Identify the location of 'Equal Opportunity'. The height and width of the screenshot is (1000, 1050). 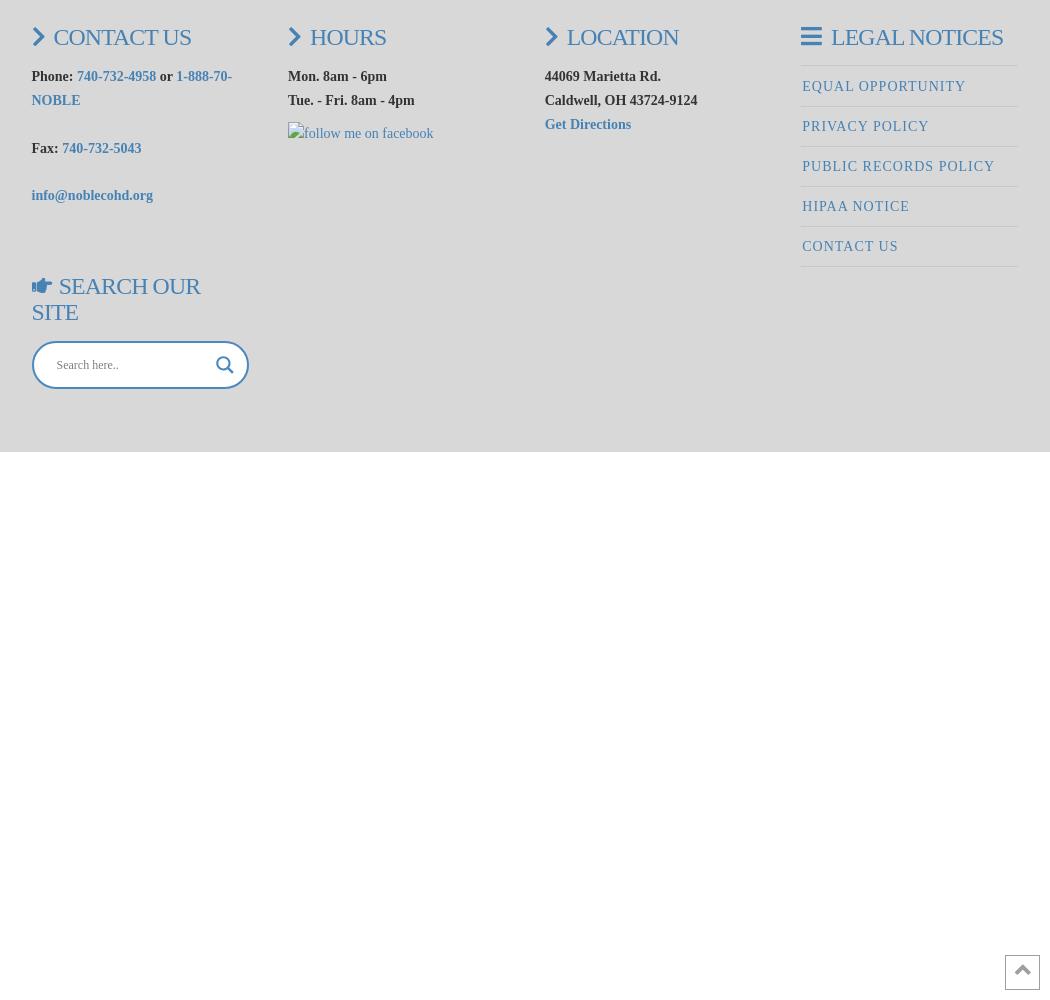
(882, 84).